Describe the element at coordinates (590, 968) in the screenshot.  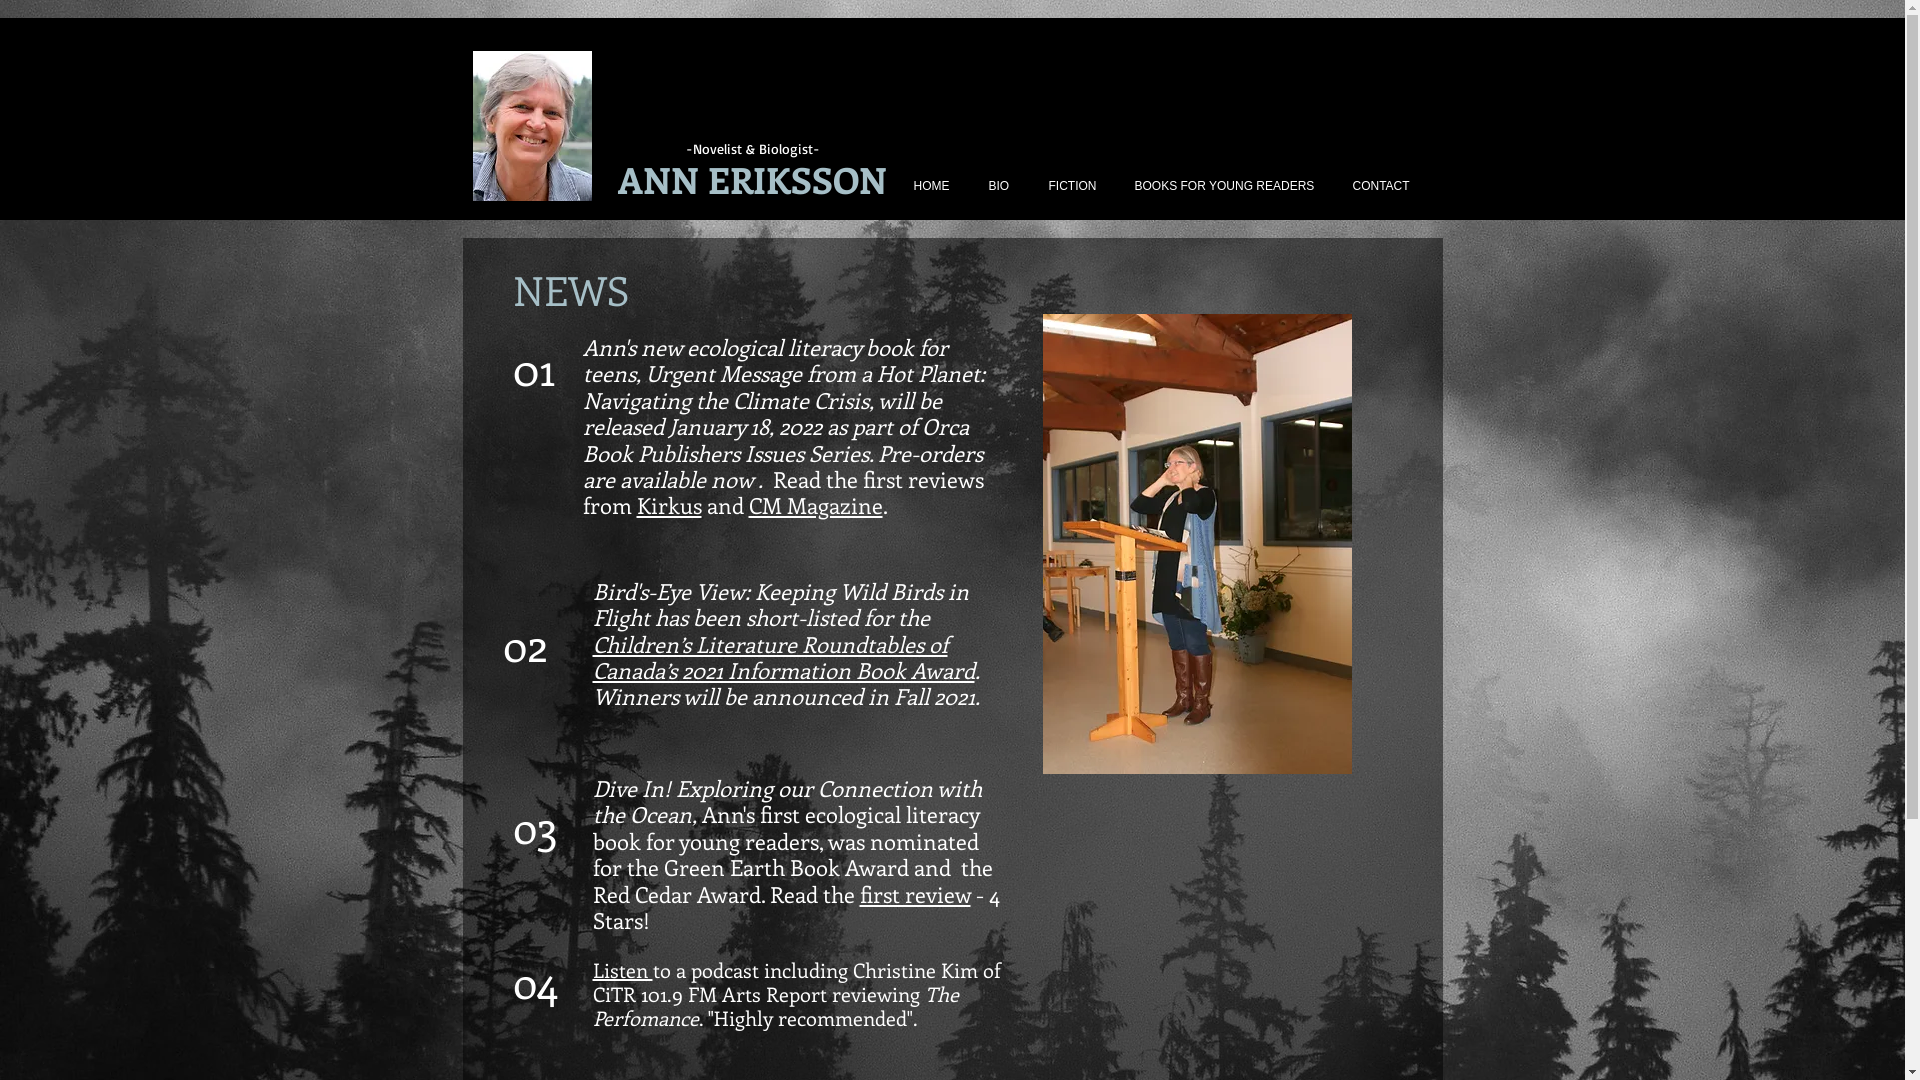
I see `'Listen'` at that location.